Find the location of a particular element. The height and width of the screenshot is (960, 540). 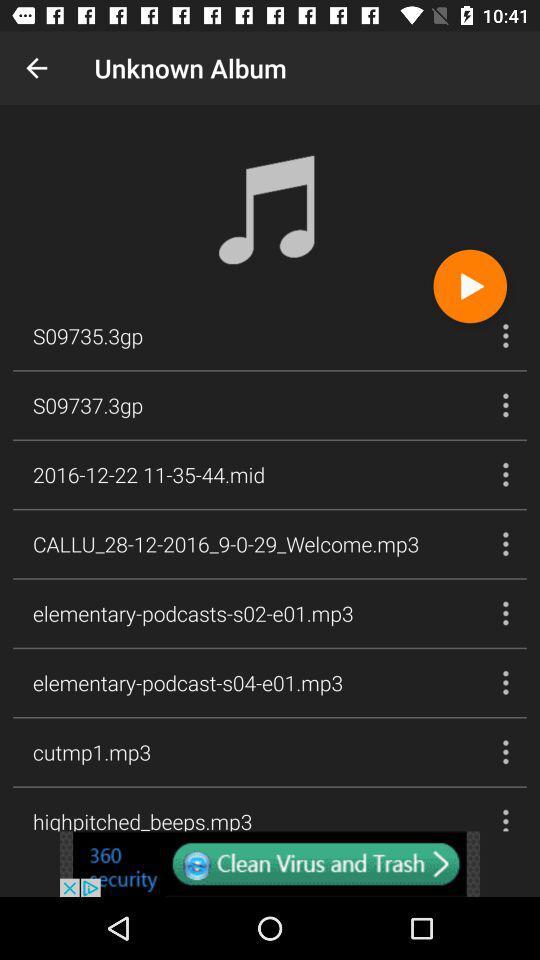

play is located at coordinates (470, 285).